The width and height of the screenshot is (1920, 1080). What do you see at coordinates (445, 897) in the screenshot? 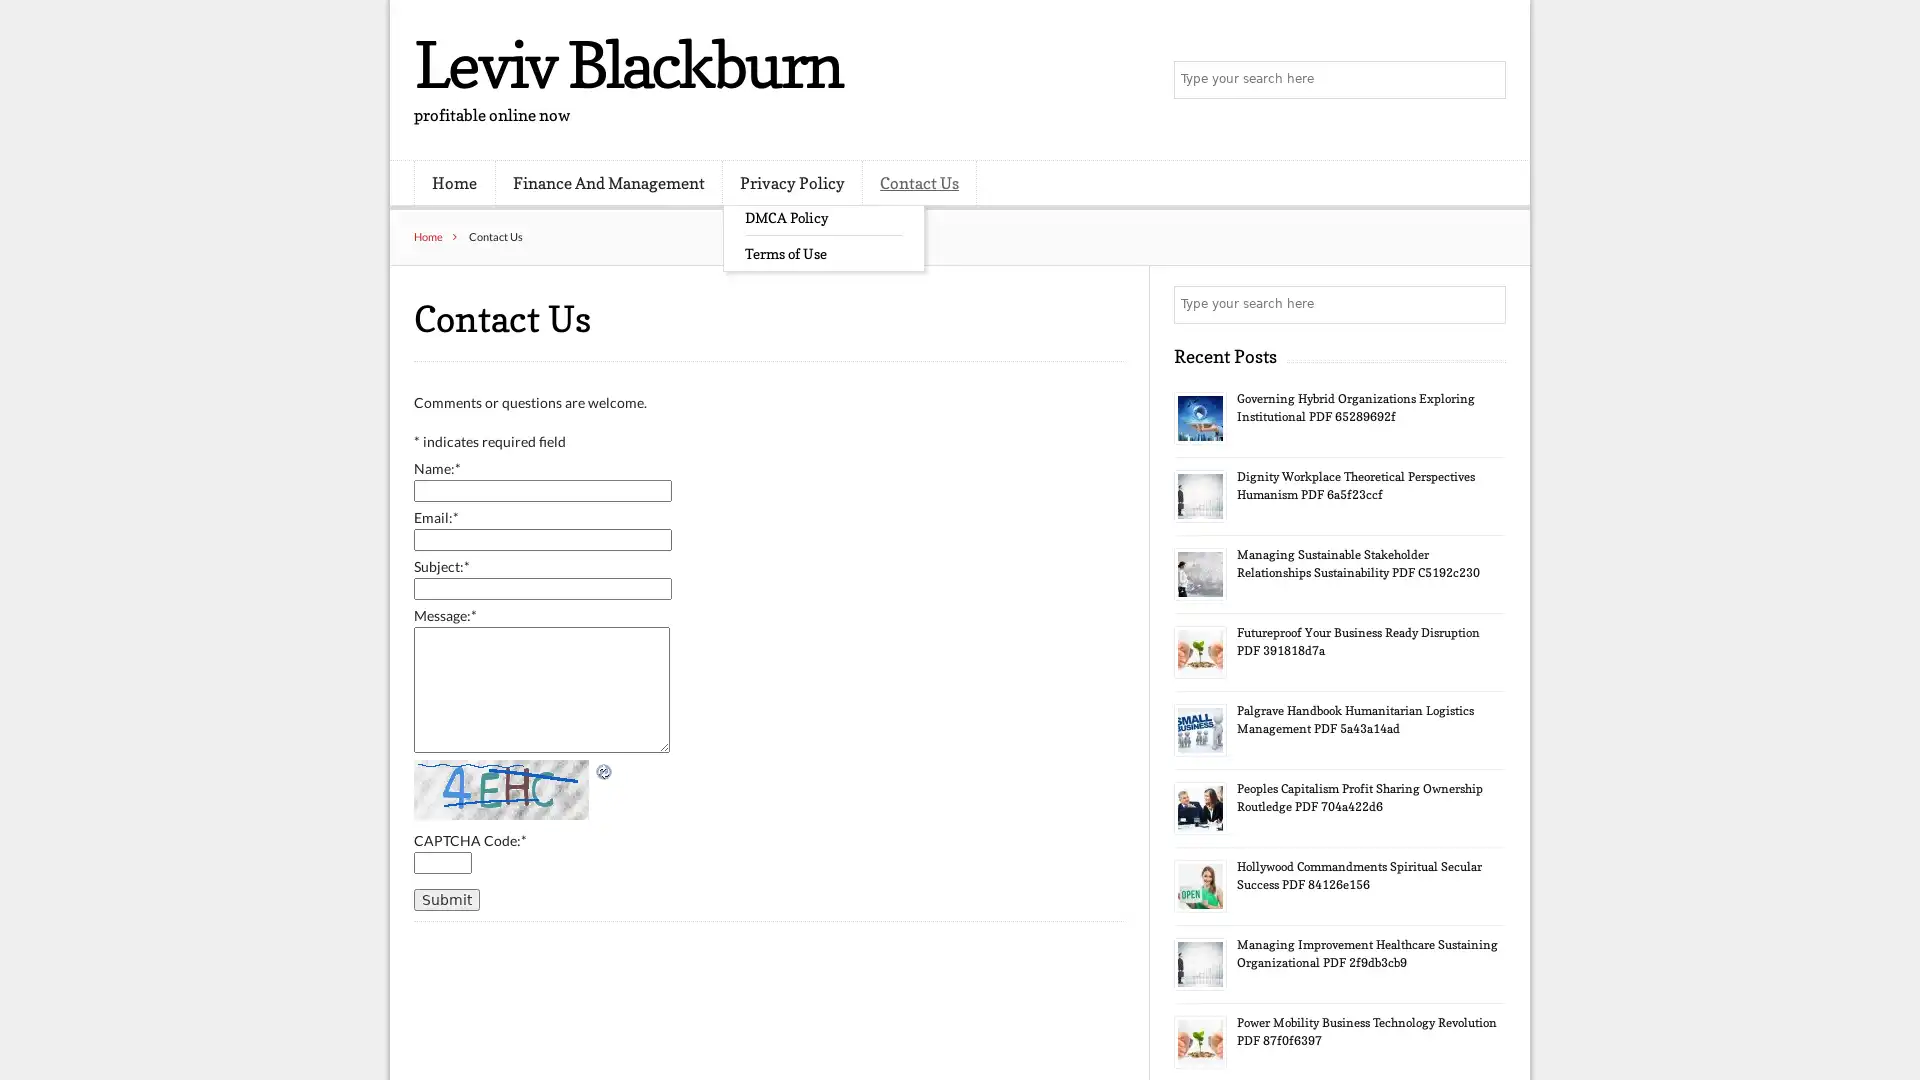
I see `Submit` at bounding box center [445, 897].